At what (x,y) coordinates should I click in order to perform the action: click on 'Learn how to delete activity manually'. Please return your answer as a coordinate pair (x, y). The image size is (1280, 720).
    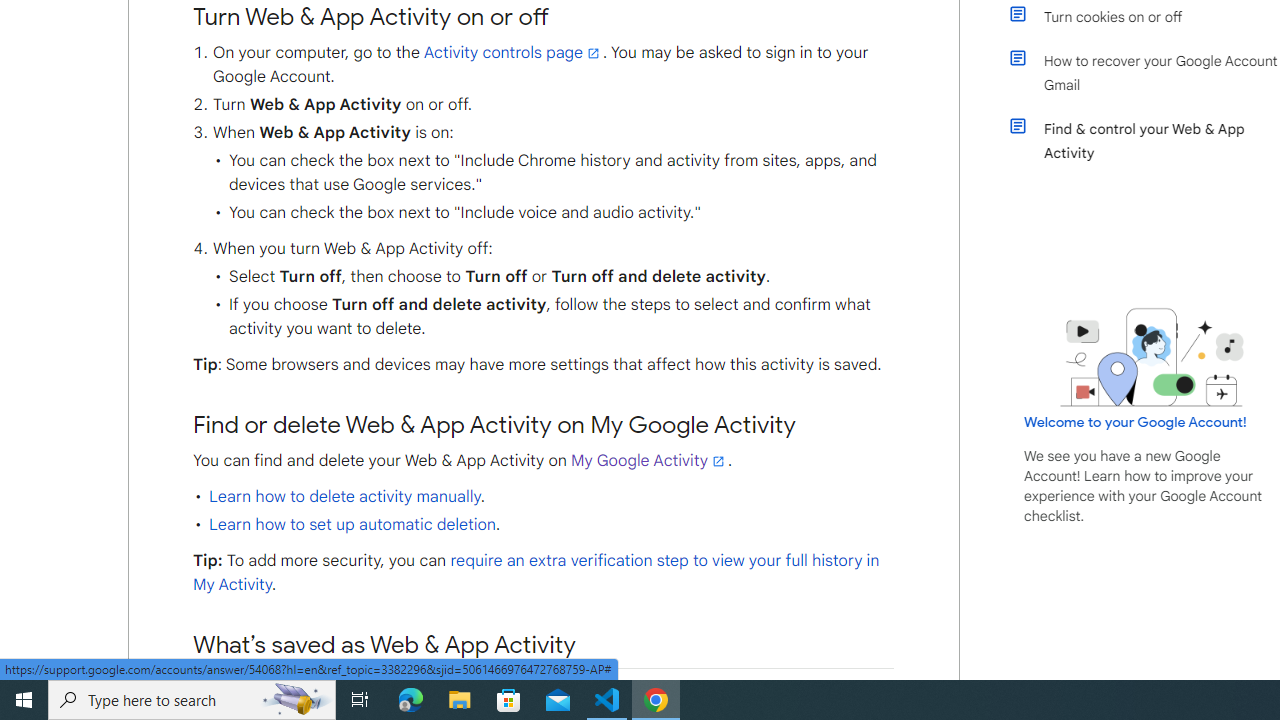
    Looking at the image, I should click on (344, 495).